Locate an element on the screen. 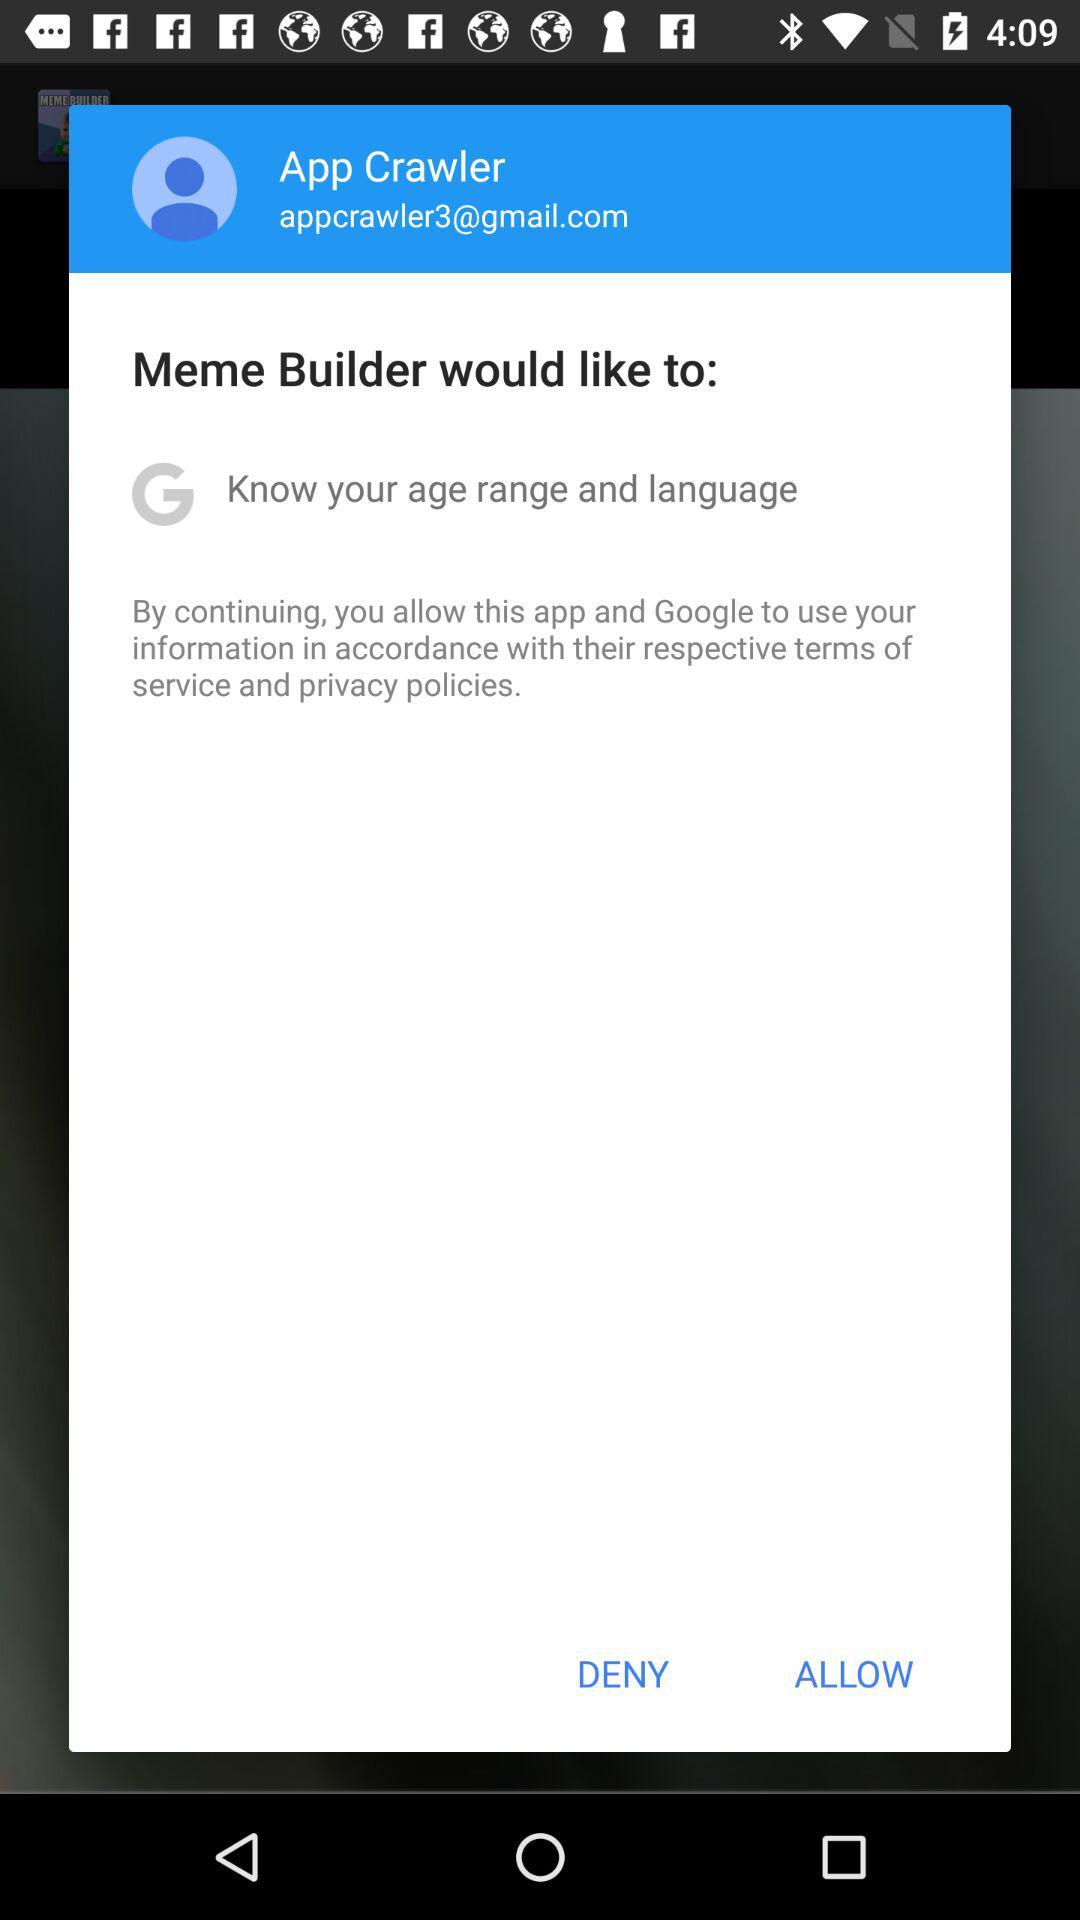 This screenshot has width=1080, height=1920. icon above the by continuing you is located at coordinates (511, 487).